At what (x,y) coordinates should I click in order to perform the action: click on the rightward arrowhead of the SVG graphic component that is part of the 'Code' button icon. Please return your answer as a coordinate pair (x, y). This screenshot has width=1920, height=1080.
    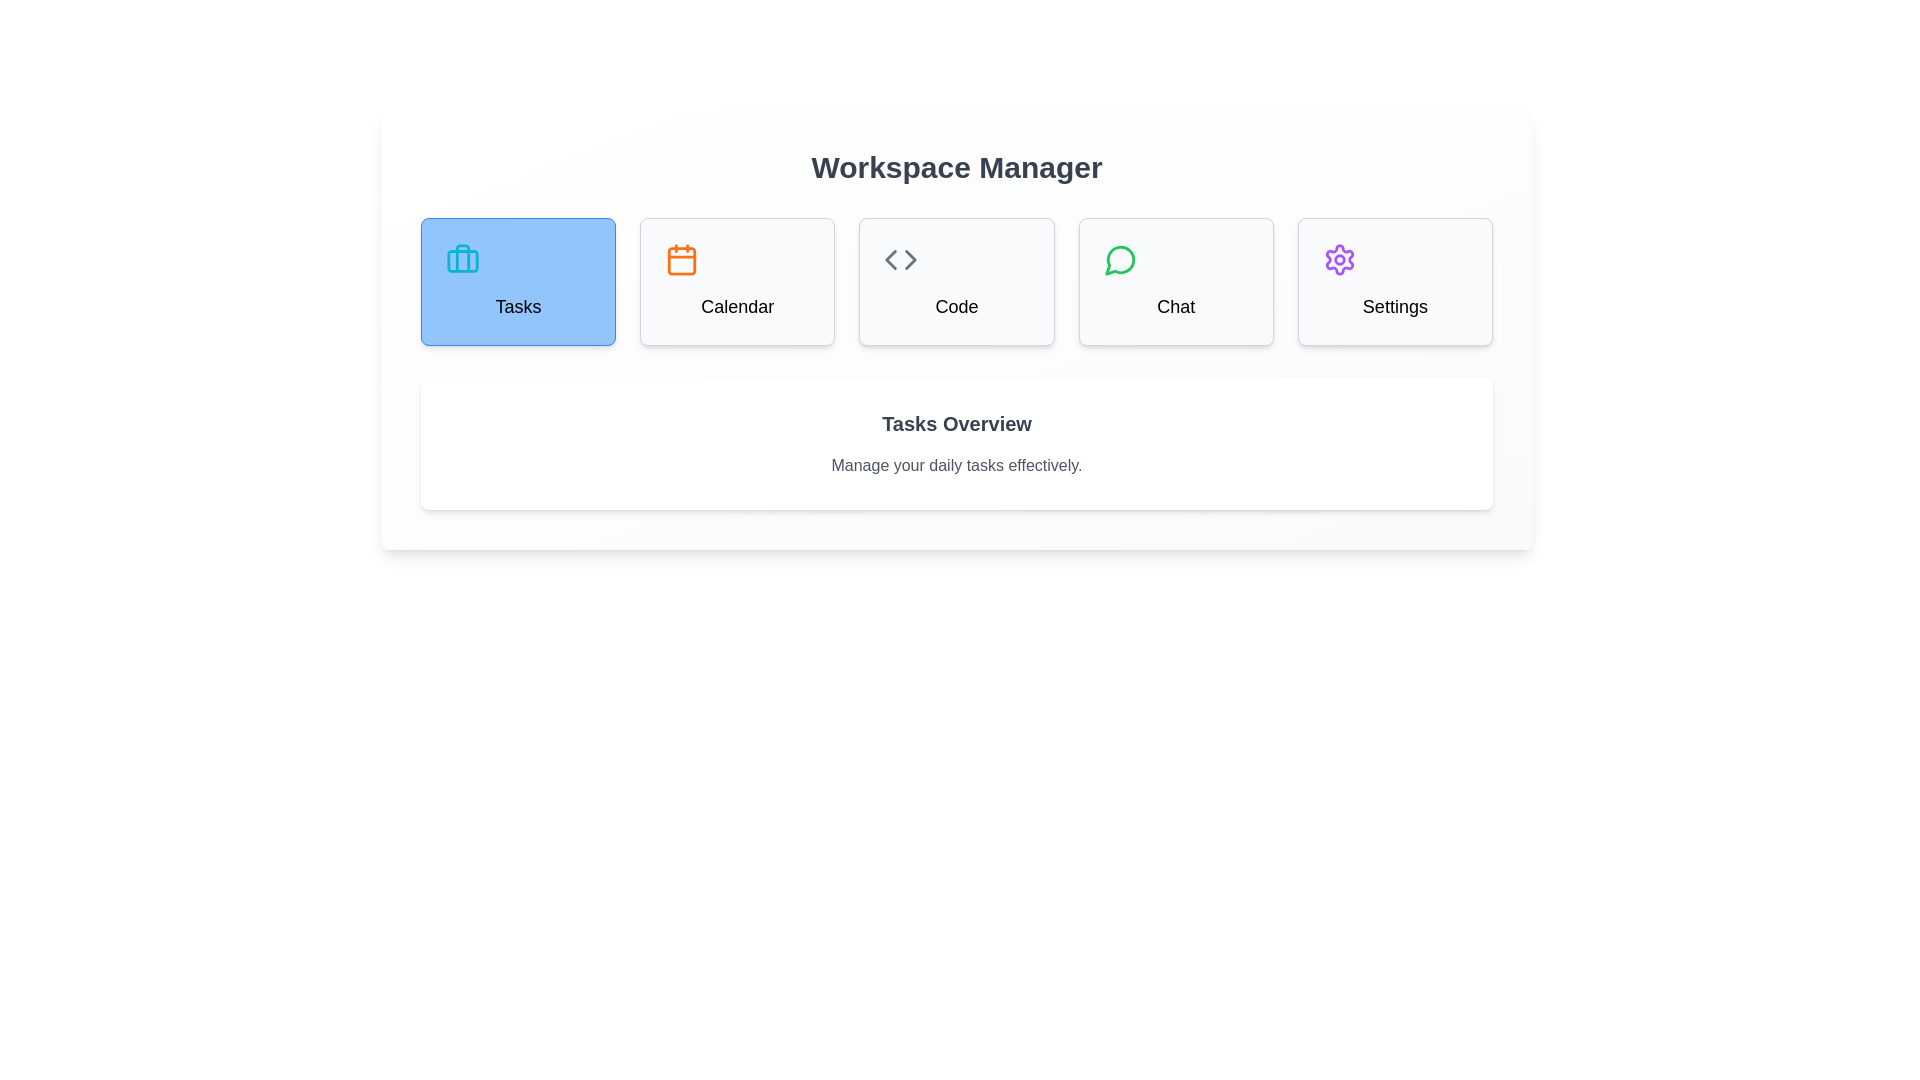
    Looking at the image, I should click on (910, 258).